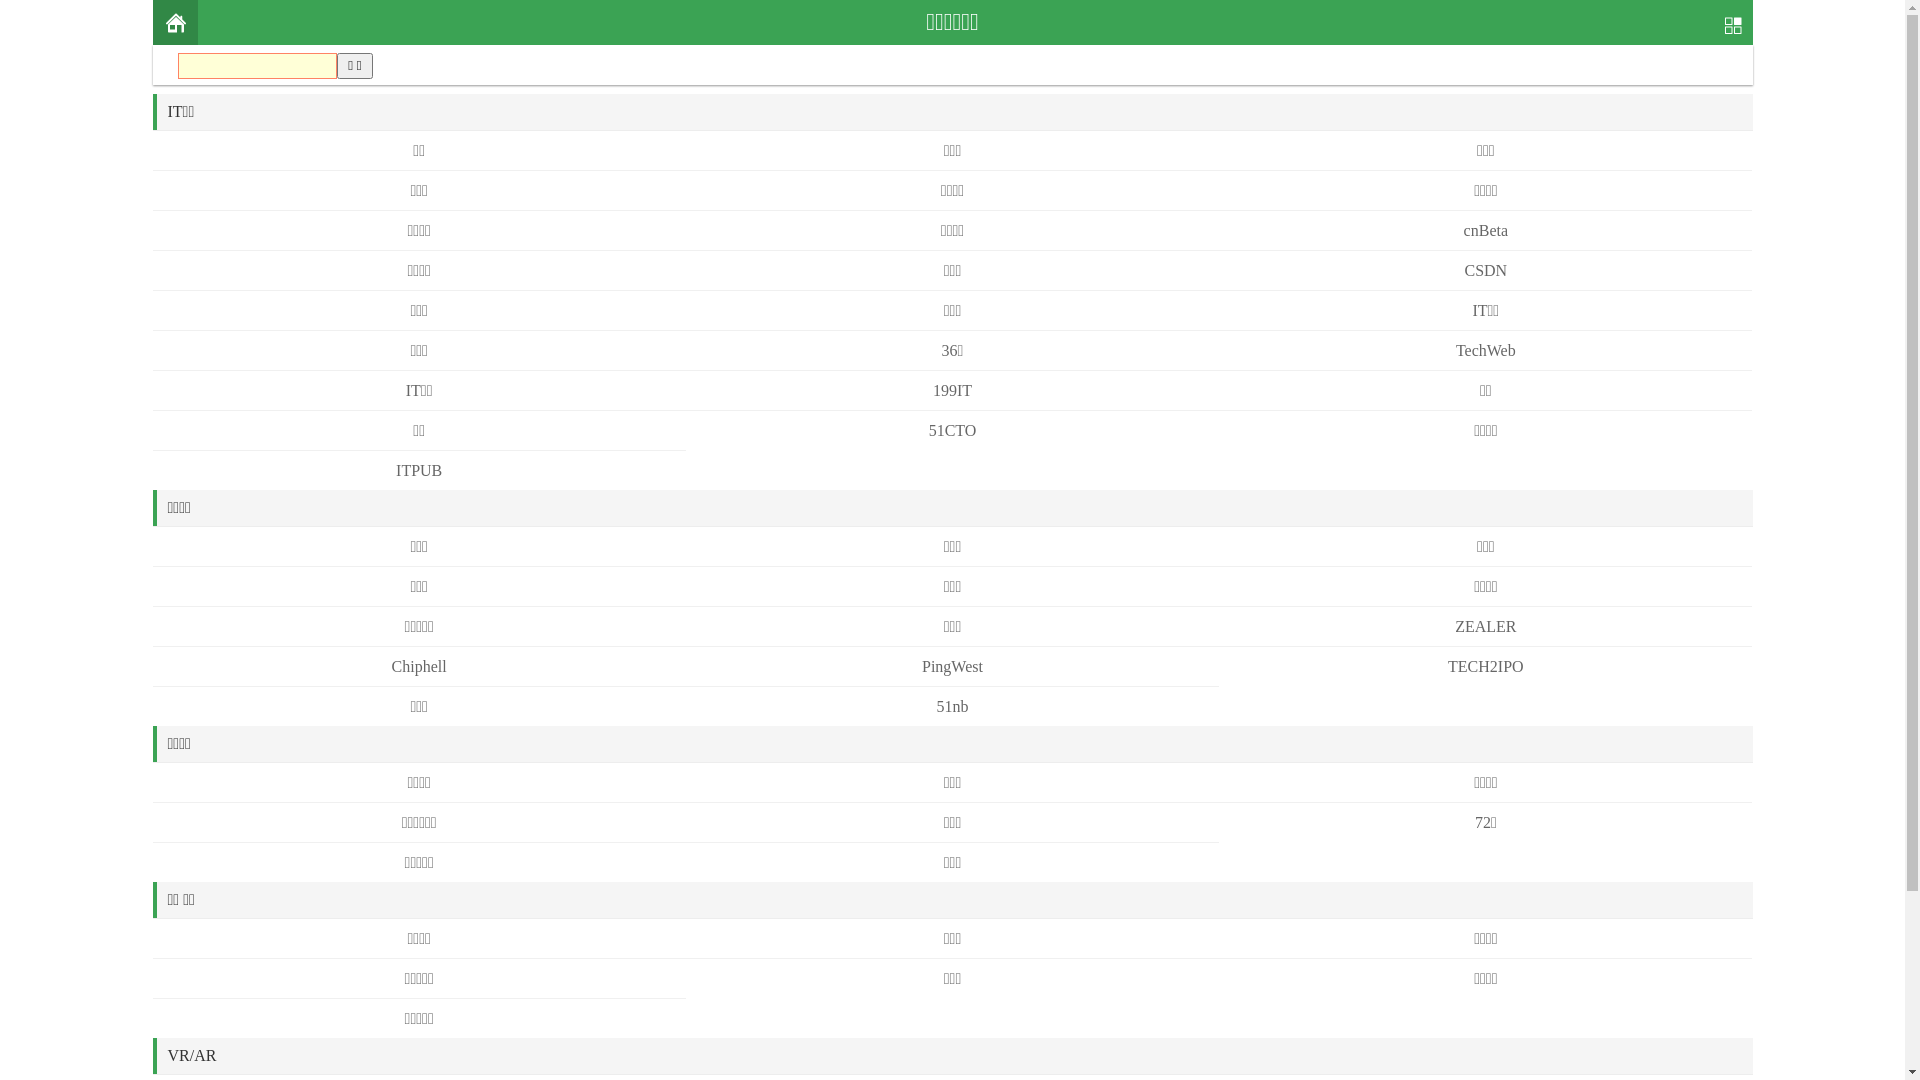 This screenshot has width=1920, height=1080. I want to click on 'CSDN', so click(1464, 270).